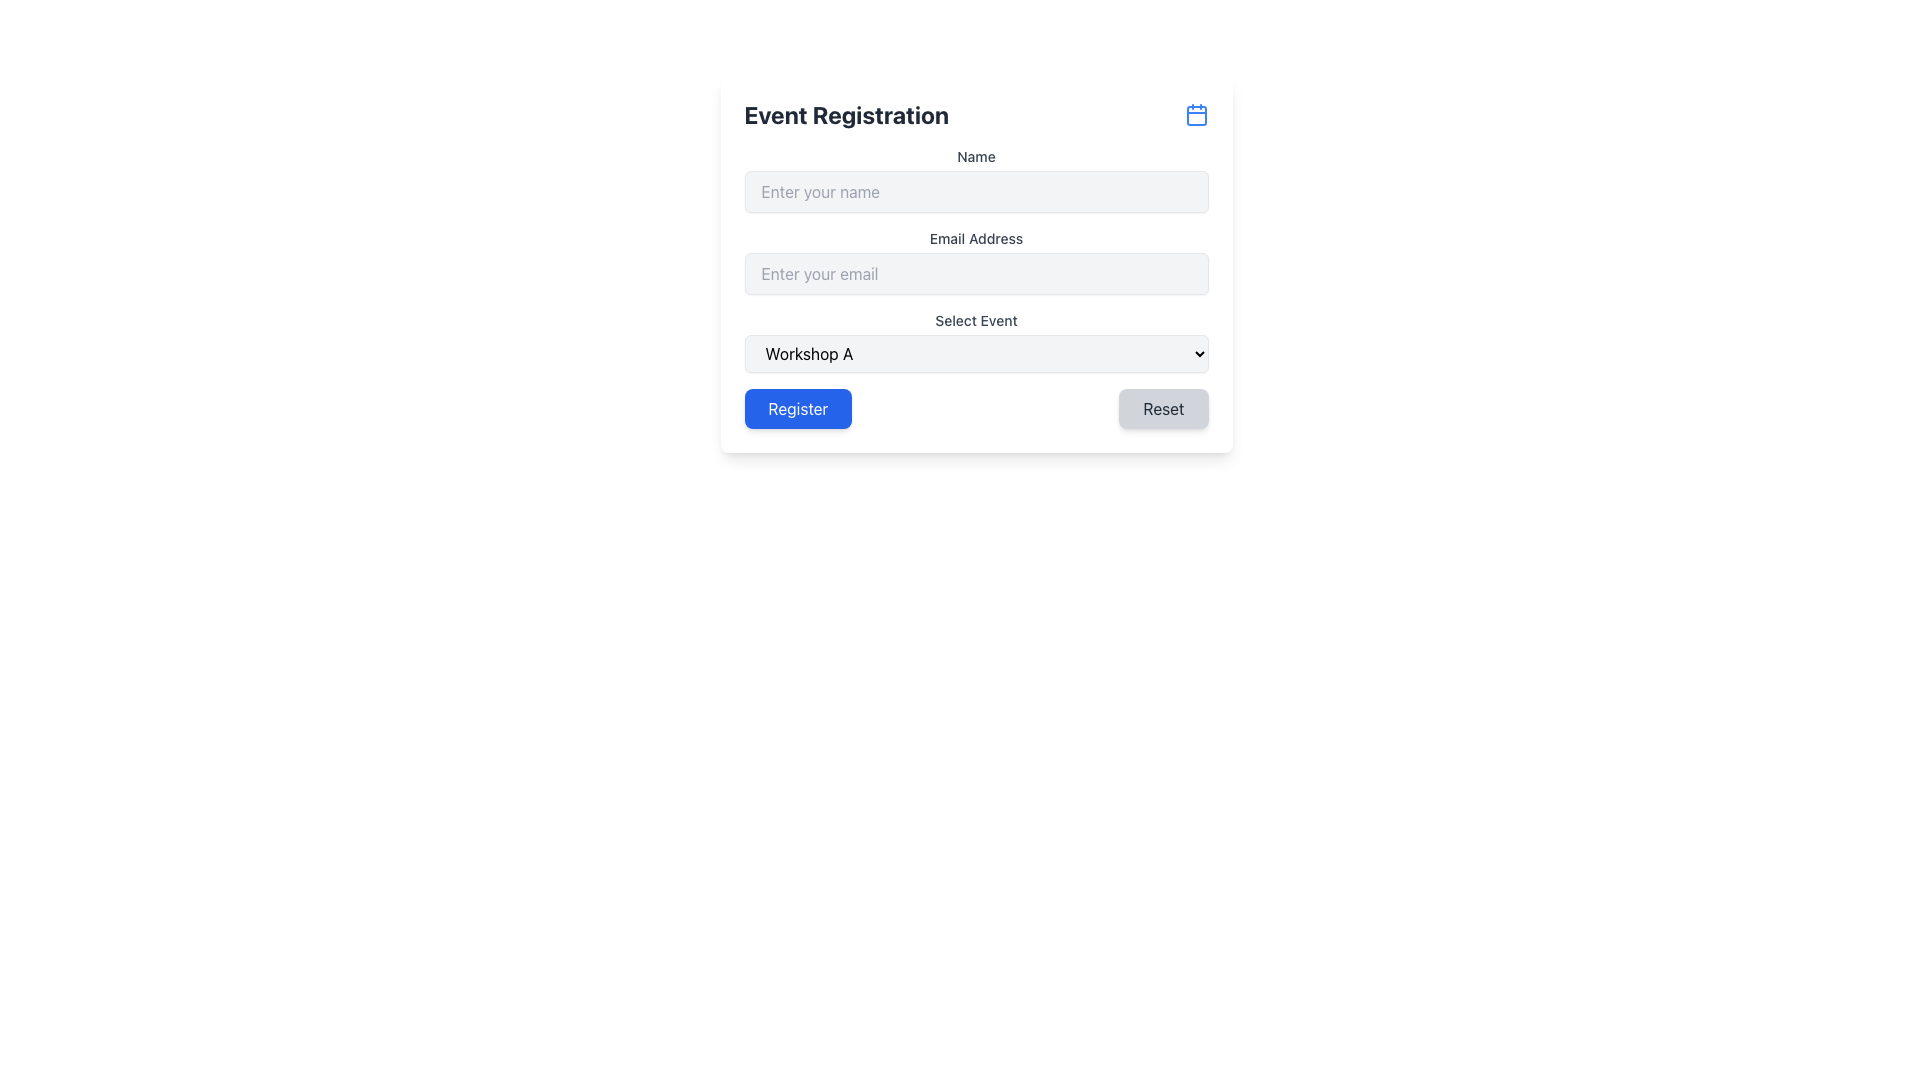 The width and height of the screenshot is (1920, 1080). I want to click on the 'Name' label, which is styled in small font size and medium-gray color, located directly above the input field for entering the name, so click(976, 156).